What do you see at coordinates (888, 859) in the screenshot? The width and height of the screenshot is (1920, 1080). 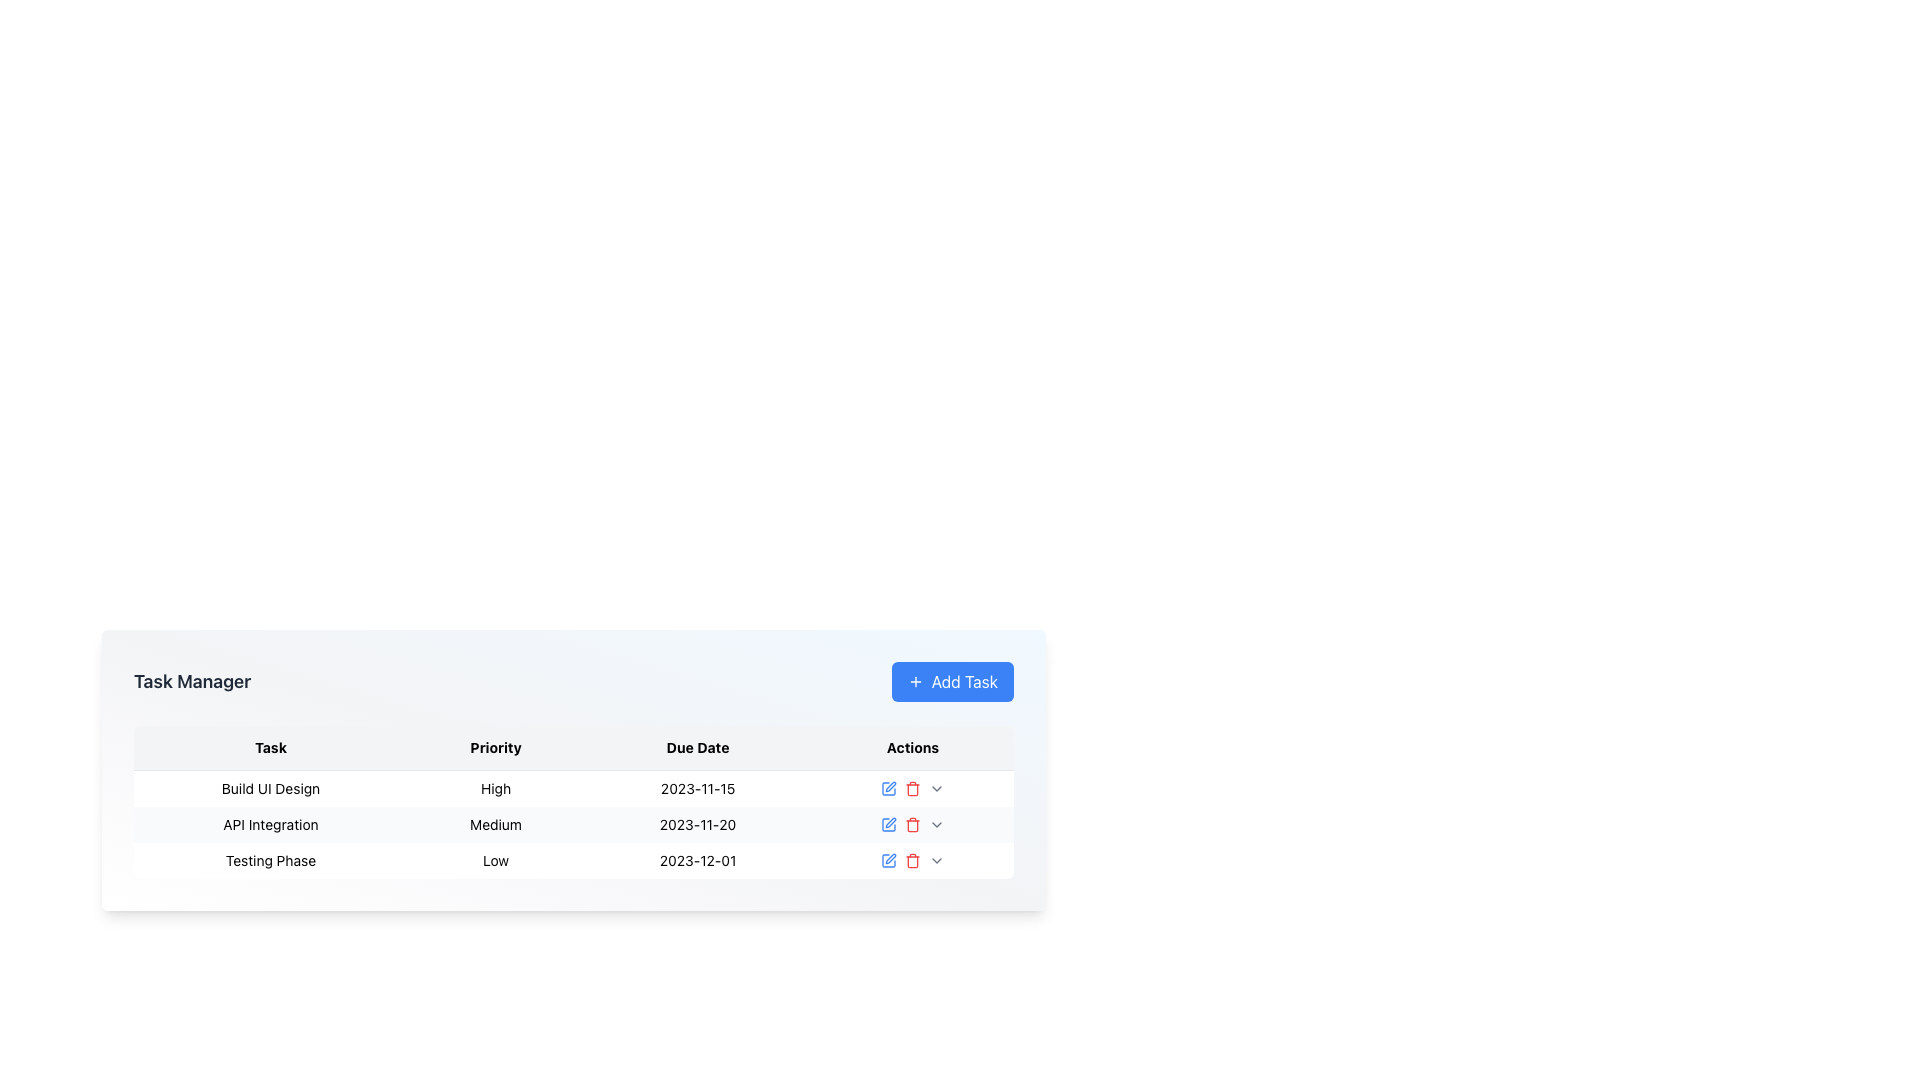 I see `the small blue rectangular button with a pen icon in the 'Actions' column for the 'Testing Phase' row` at bounding box center [888, 859].